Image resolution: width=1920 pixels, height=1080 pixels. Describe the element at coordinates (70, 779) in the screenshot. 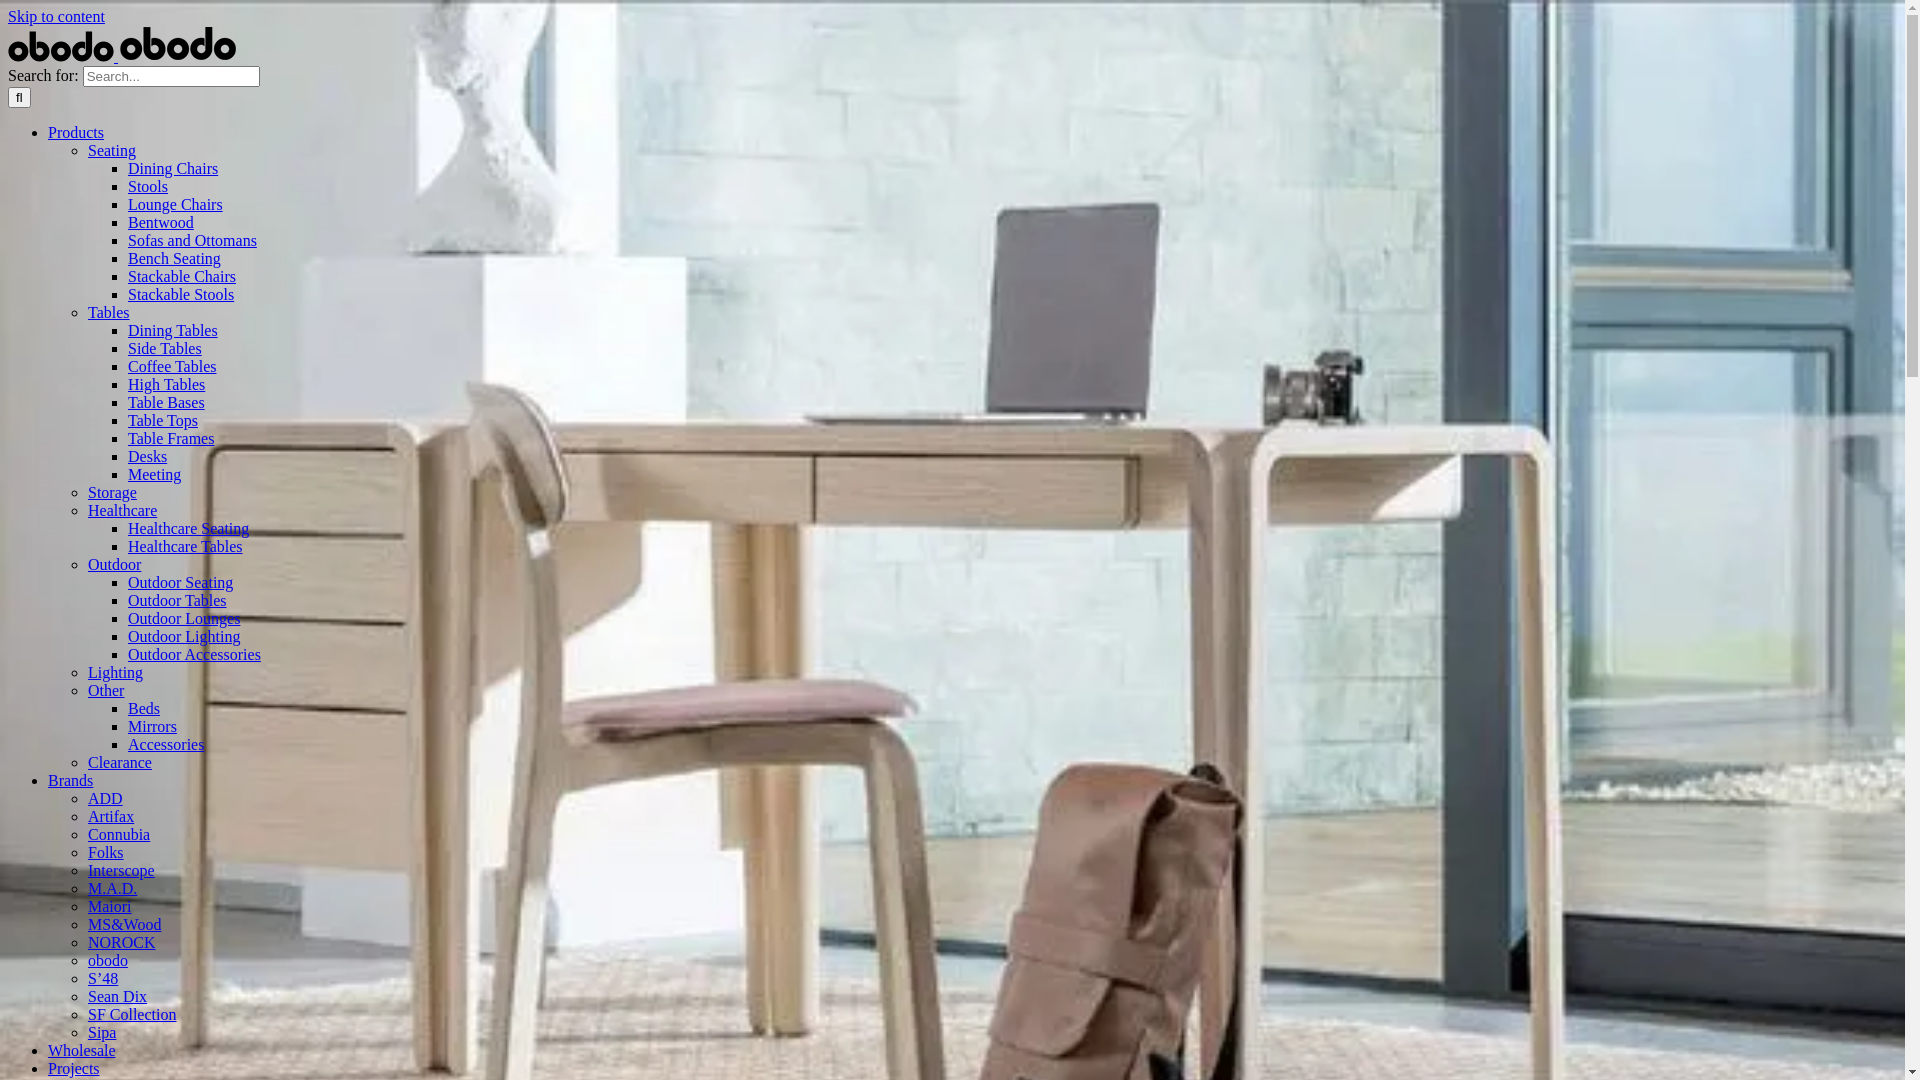

I see `'Brands'` at that location.